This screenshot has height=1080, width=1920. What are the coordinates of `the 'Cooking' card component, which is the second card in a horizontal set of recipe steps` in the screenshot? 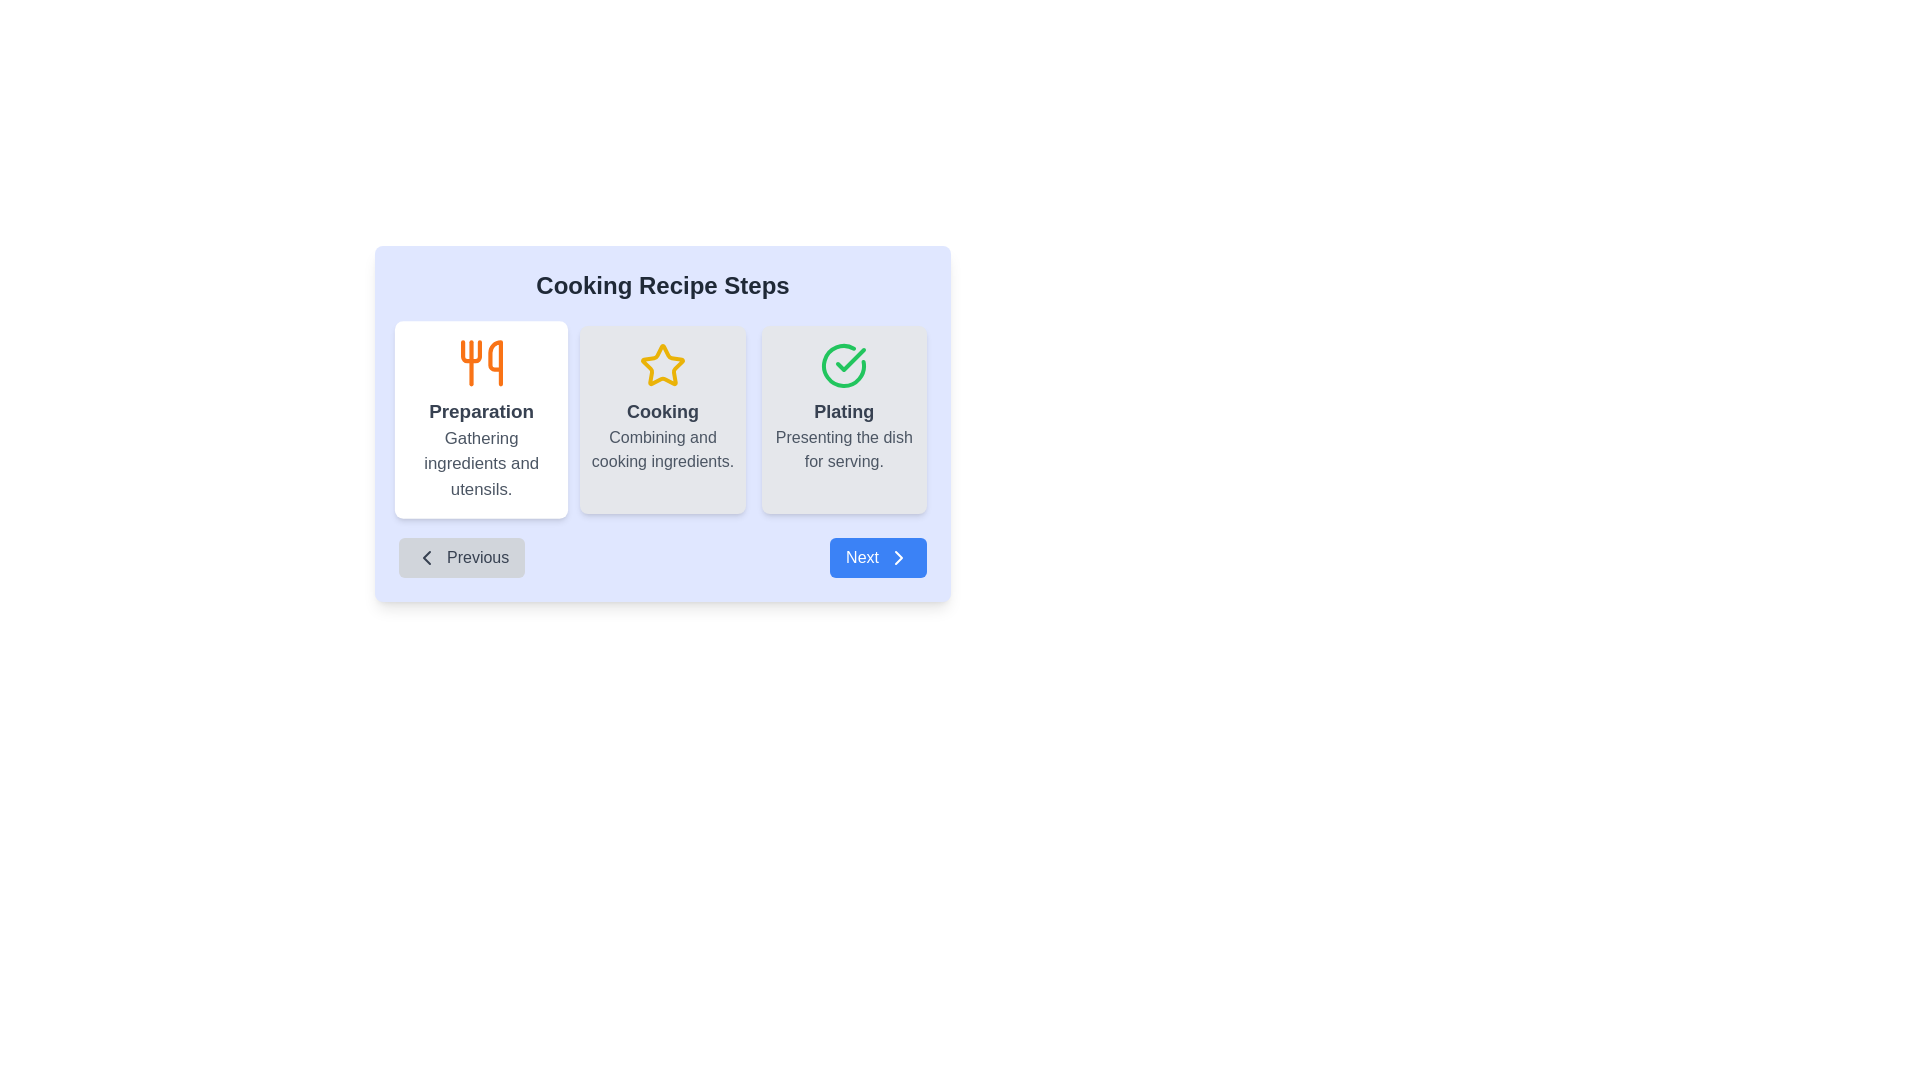 It's located at (662, 423).